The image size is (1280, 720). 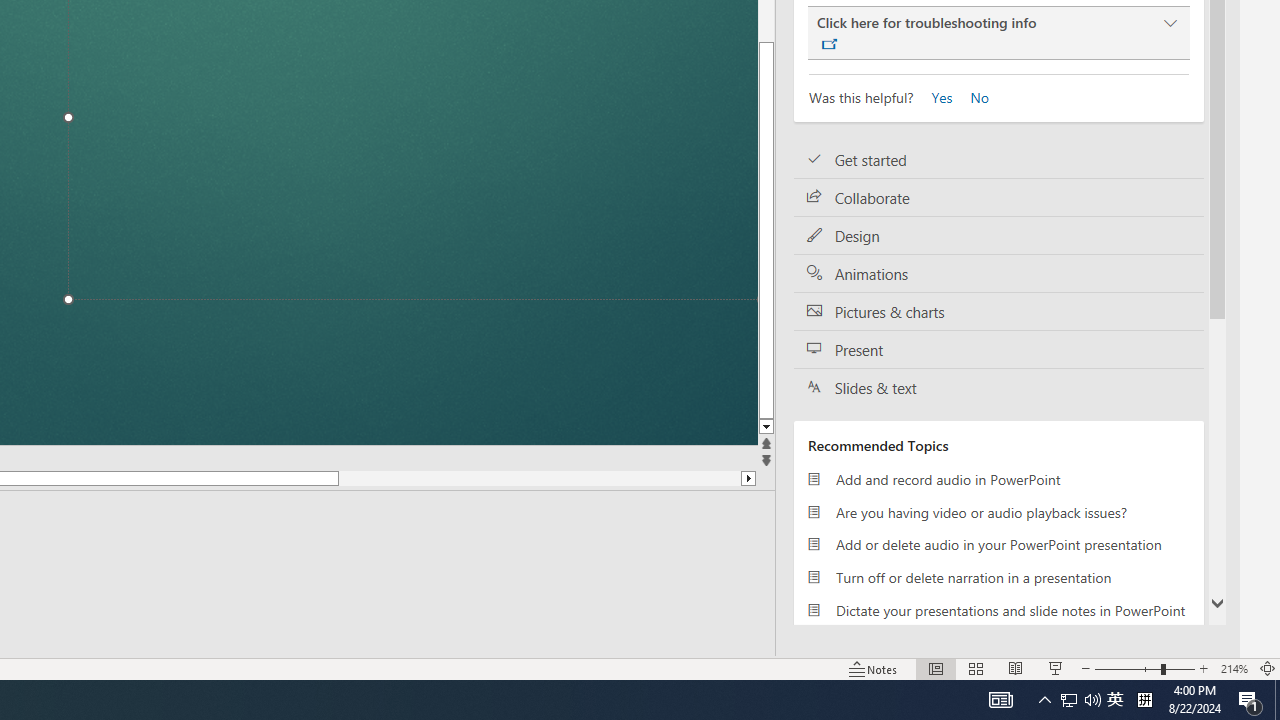 What do you see at coordinates (999, 33) in the screenshot?
I see `'Click here for troubleshooting info'` at bounding box center [999, 33].